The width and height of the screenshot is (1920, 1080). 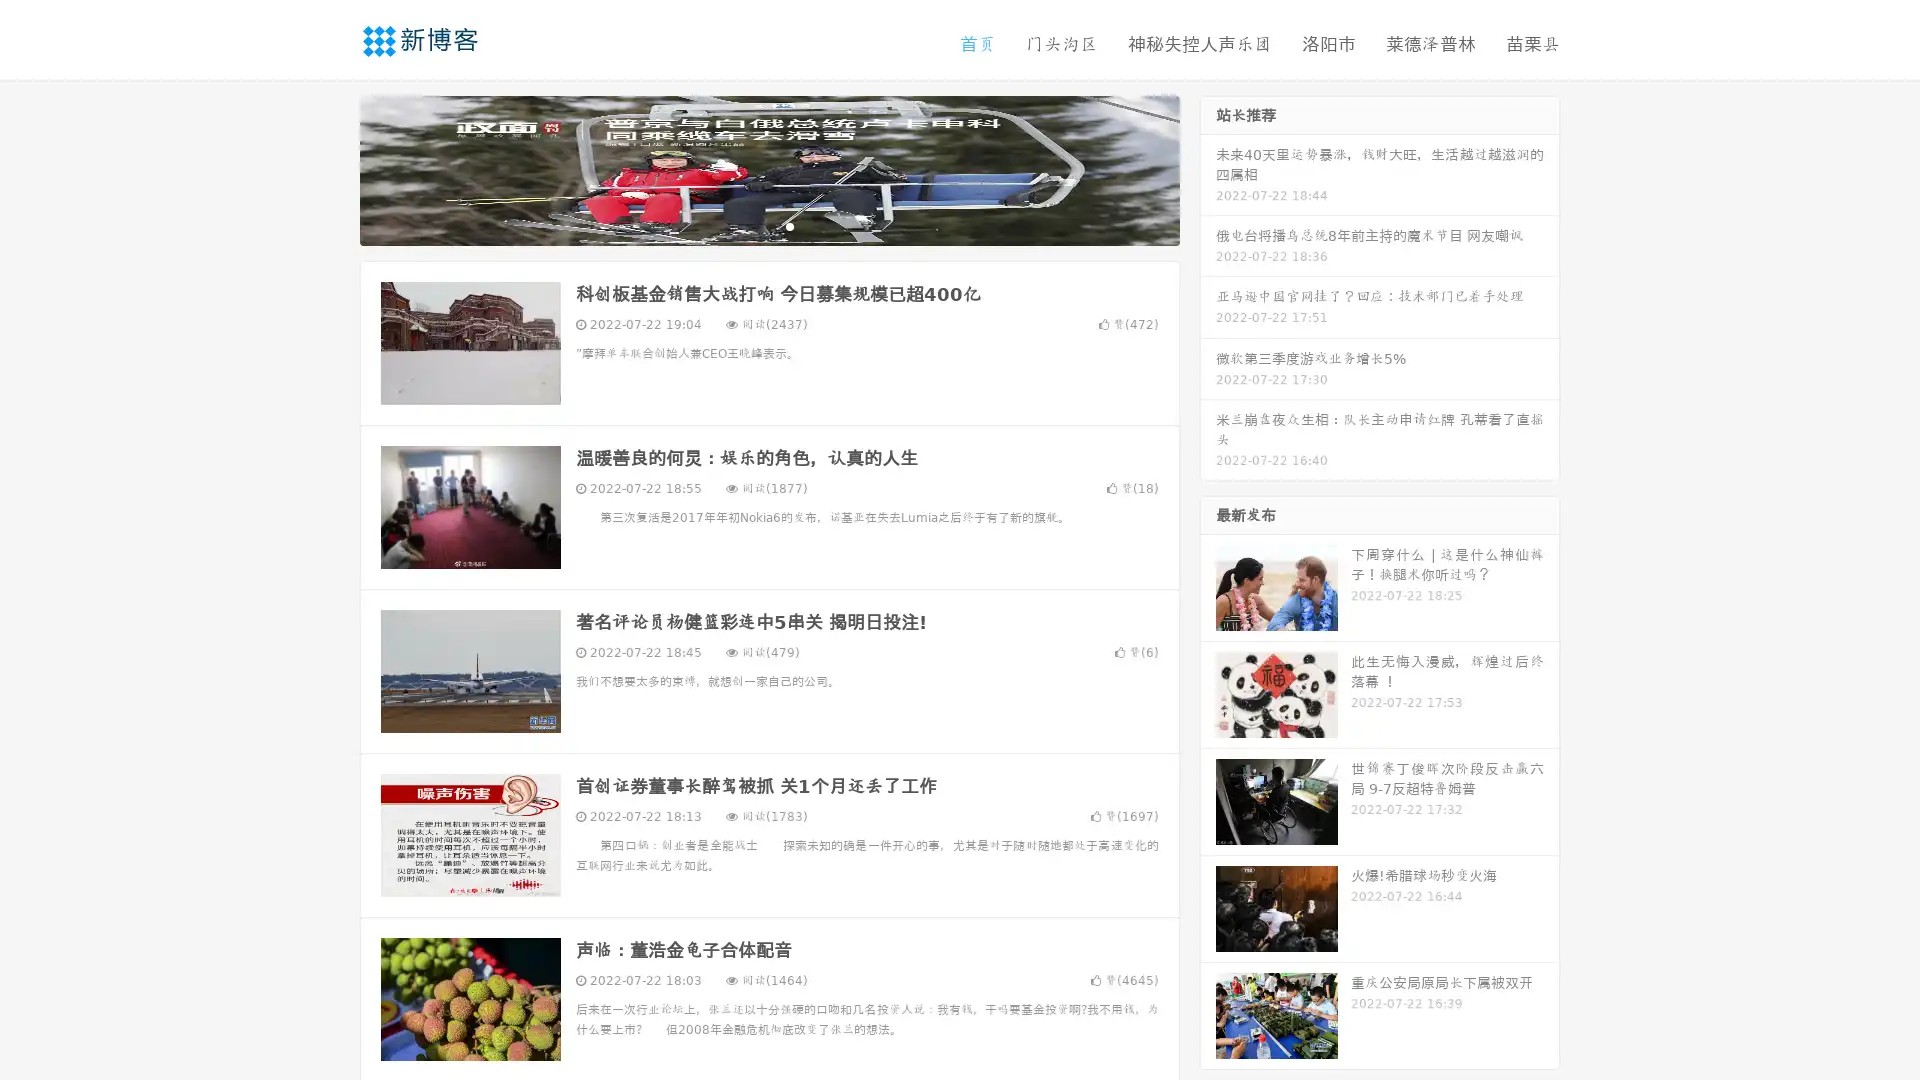 What do you see at coordinates (789, 225) in the screenshot?
I see `Go to slide 3` at bounding box center [789, 225].